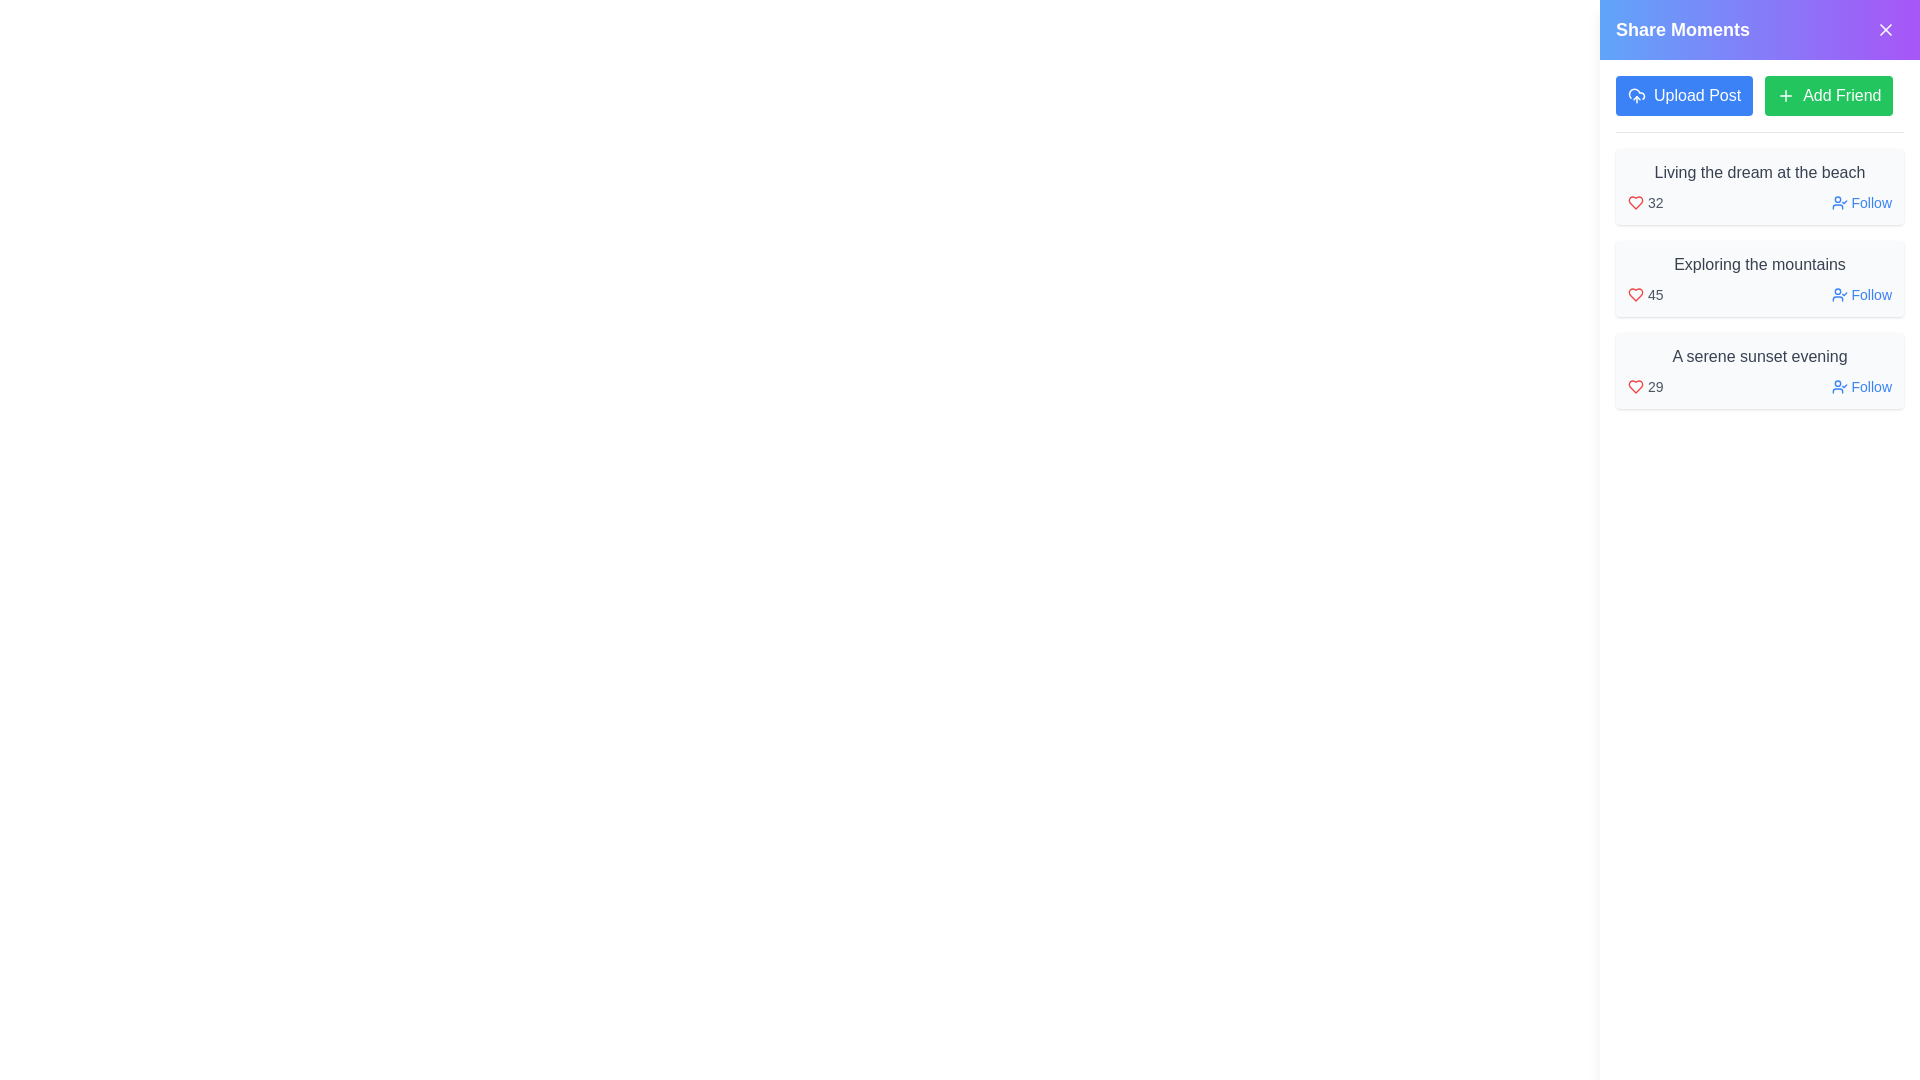 The width and height of the screenshot is (1920, 1080). What do you see at coordinates (1870, 294) in the screenshot?
I see `the blue 'Follow' button, which is displayed in bold, sans-serif font` at bounding box center [1870, 294].